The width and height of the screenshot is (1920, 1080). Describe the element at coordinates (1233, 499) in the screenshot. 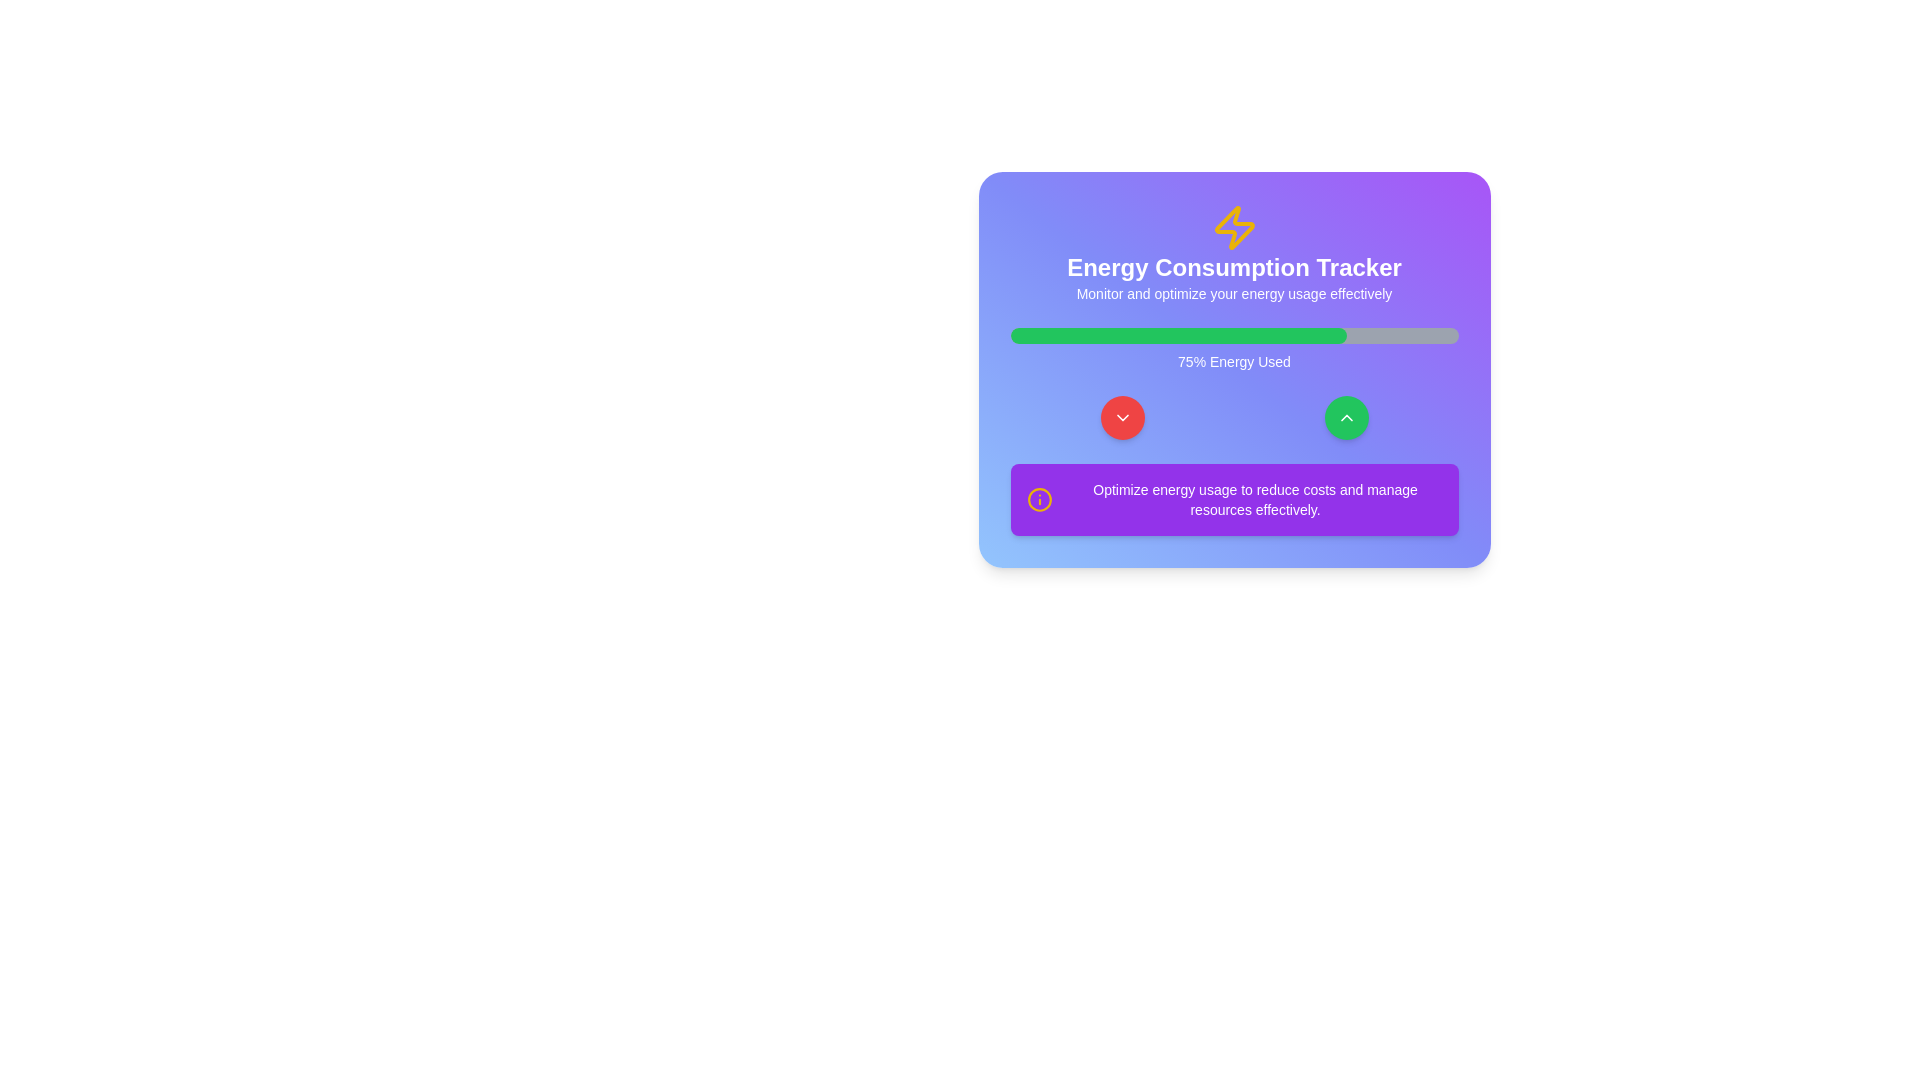

I see `informational message with a purple background that contains the text 'Optimize energy usage to reduce costs and manage resources effectively.'` at that location.